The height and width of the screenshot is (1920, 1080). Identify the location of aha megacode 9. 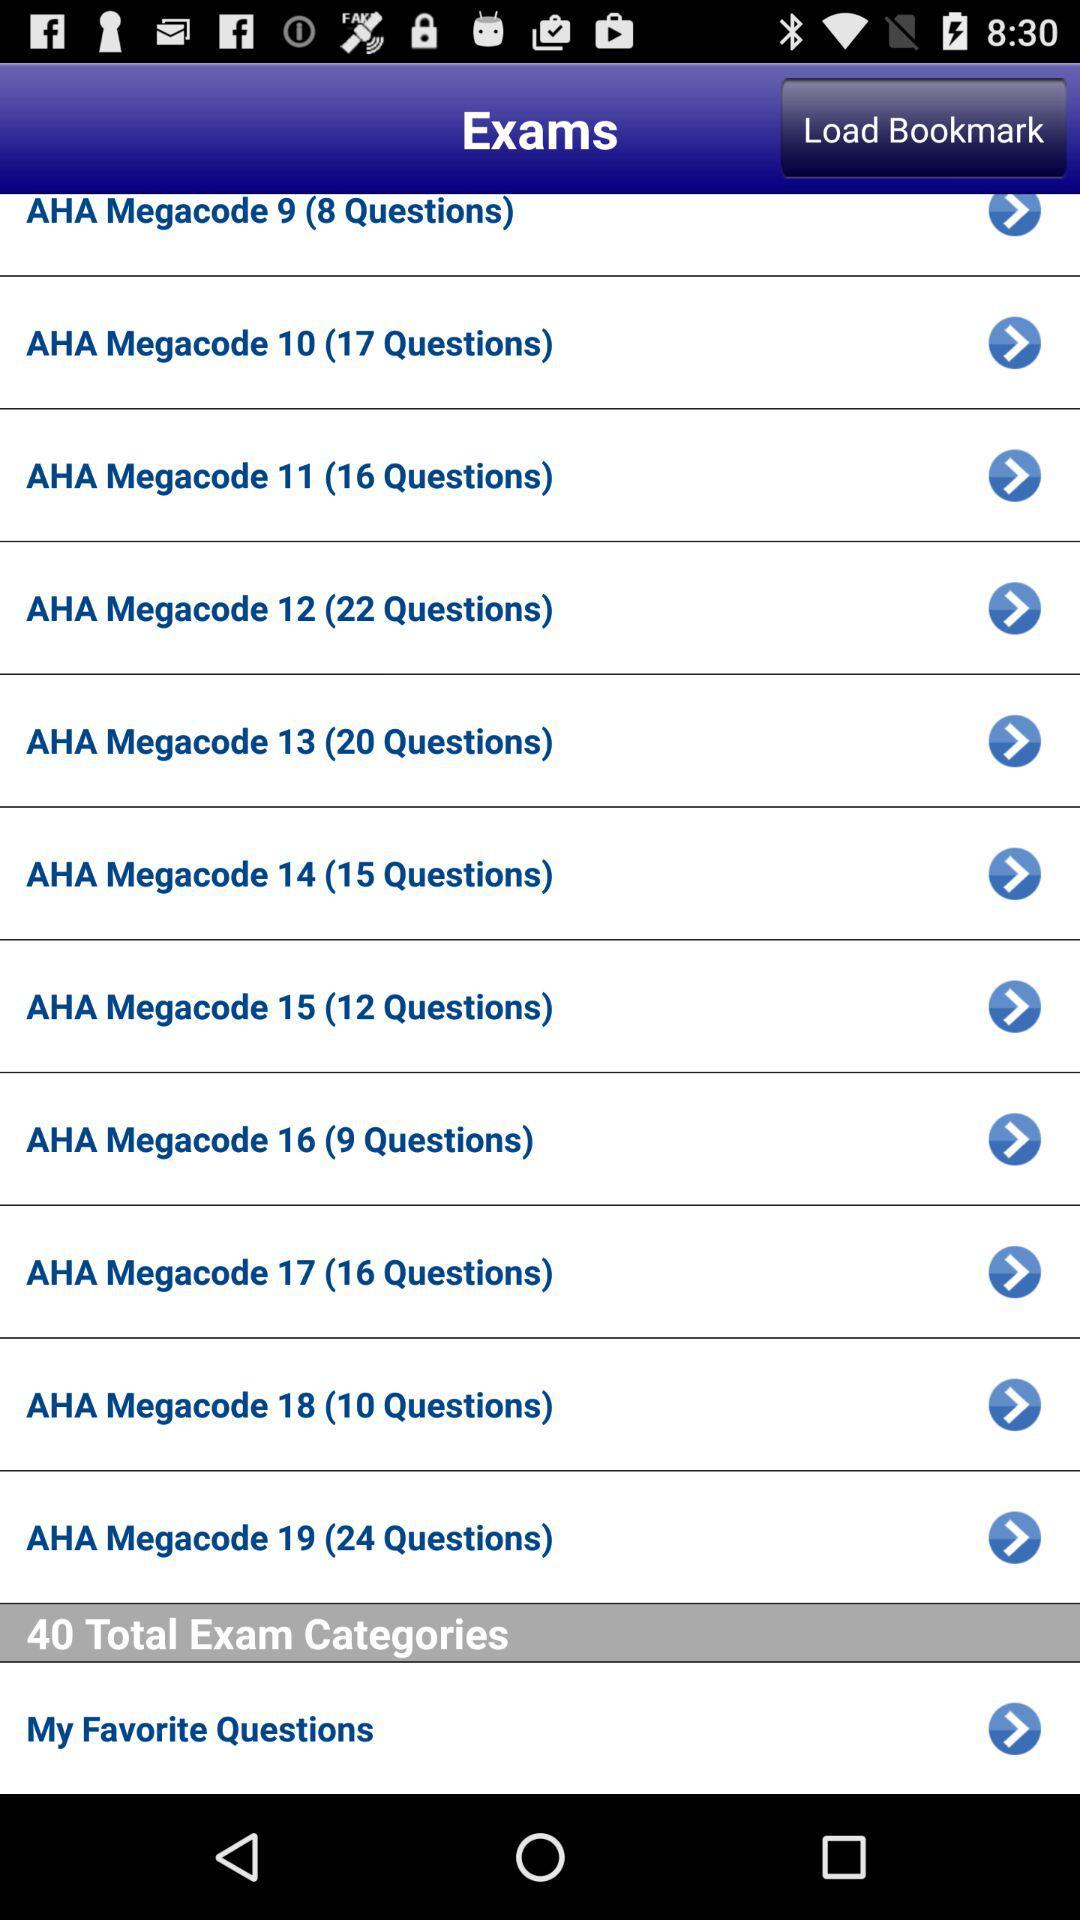
(1014, 221).